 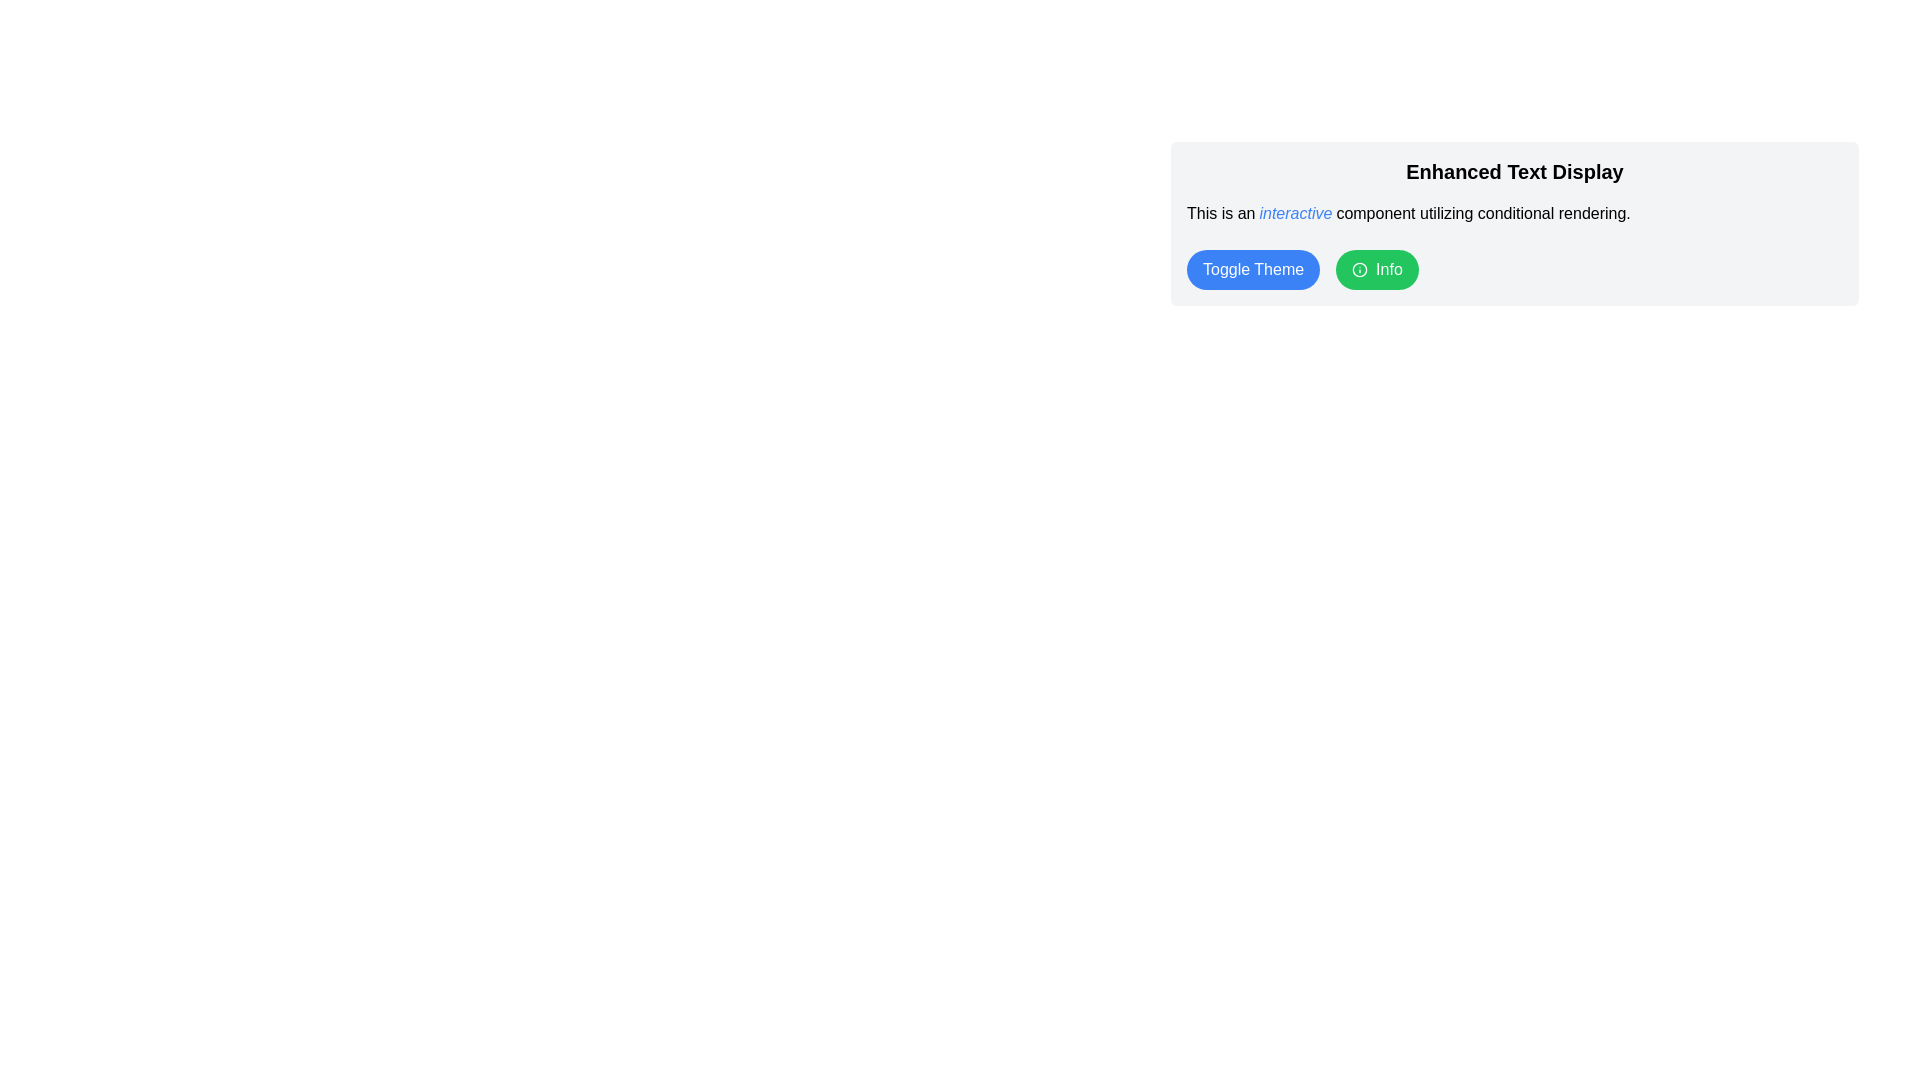 What do you see at coordinates (1360, 270) in the screenshot?
I see `the 'Info' icon, which is represented as a circle to the right of the 'Toggle Theme' button` at bounding box center [1360, 270].